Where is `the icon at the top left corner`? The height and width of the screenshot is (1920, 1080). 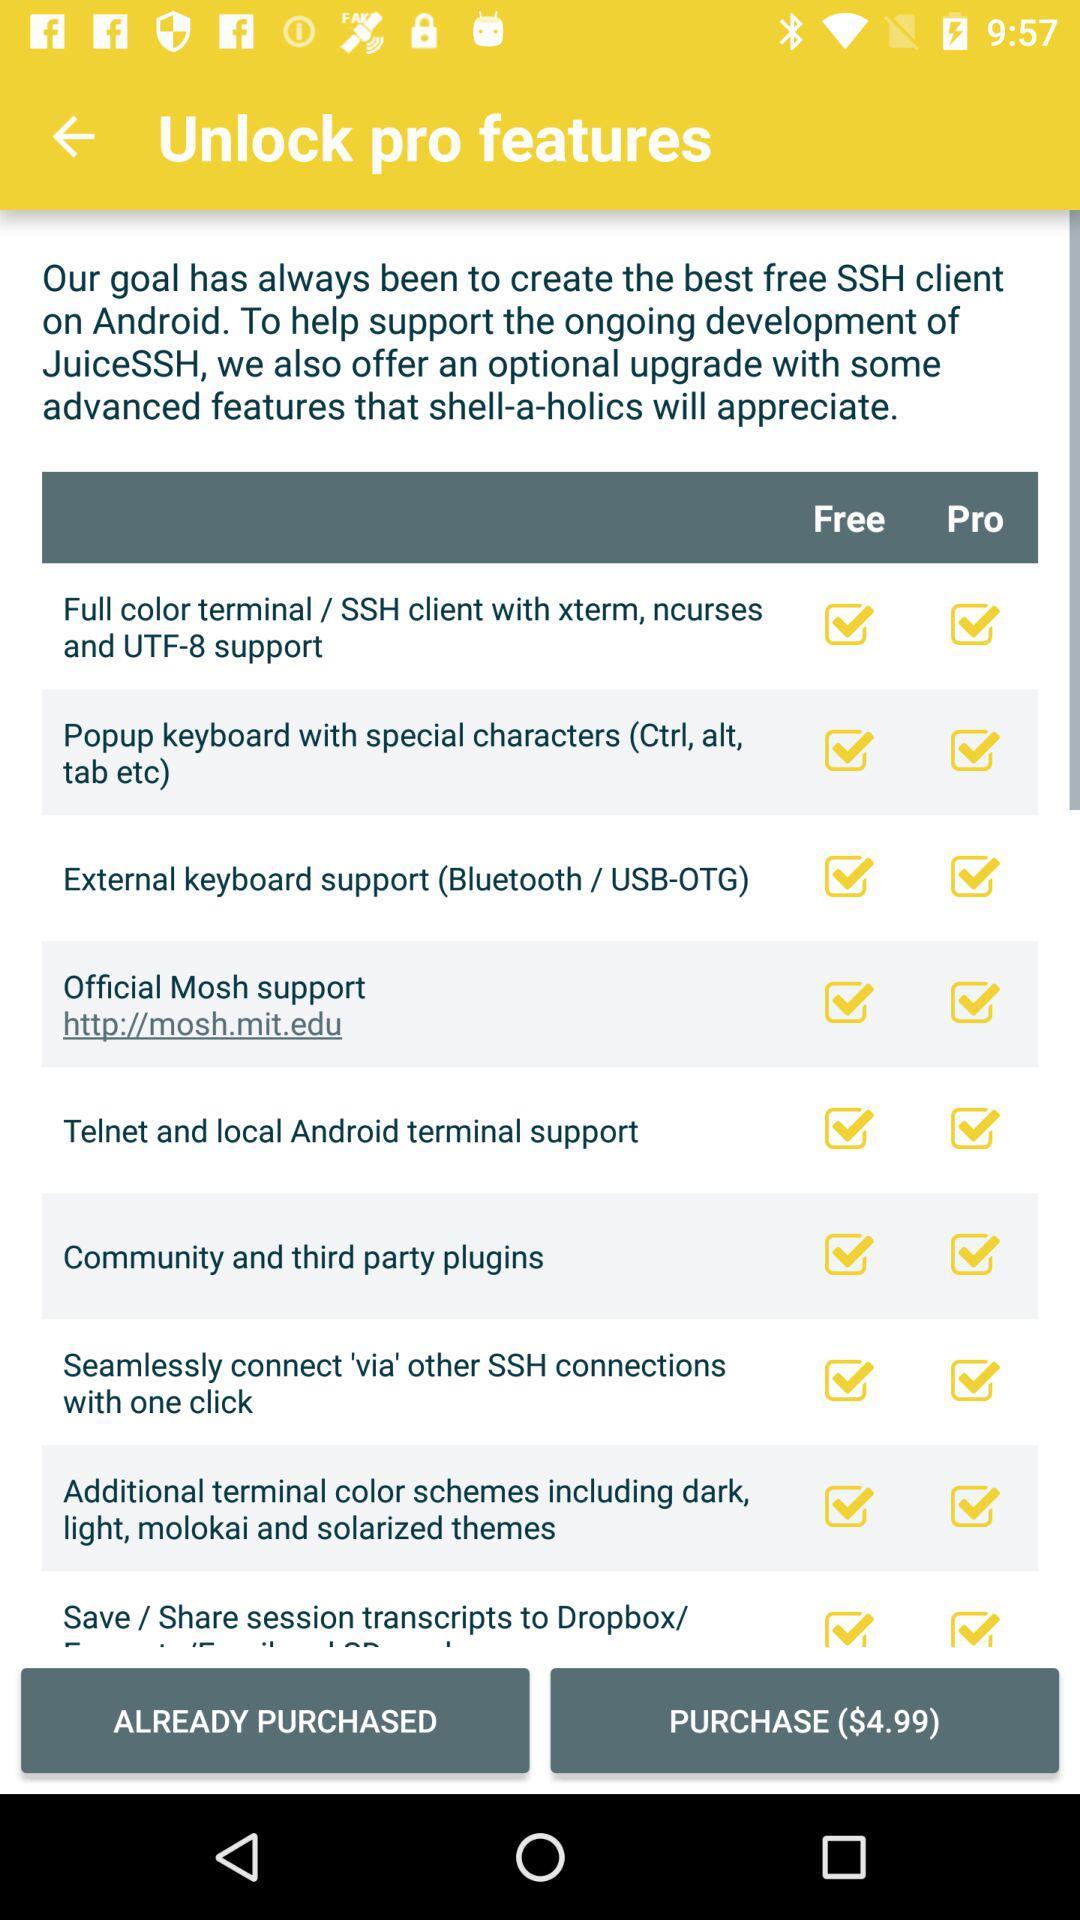
the icon at the top left corner is located at coordinates (72, 135).